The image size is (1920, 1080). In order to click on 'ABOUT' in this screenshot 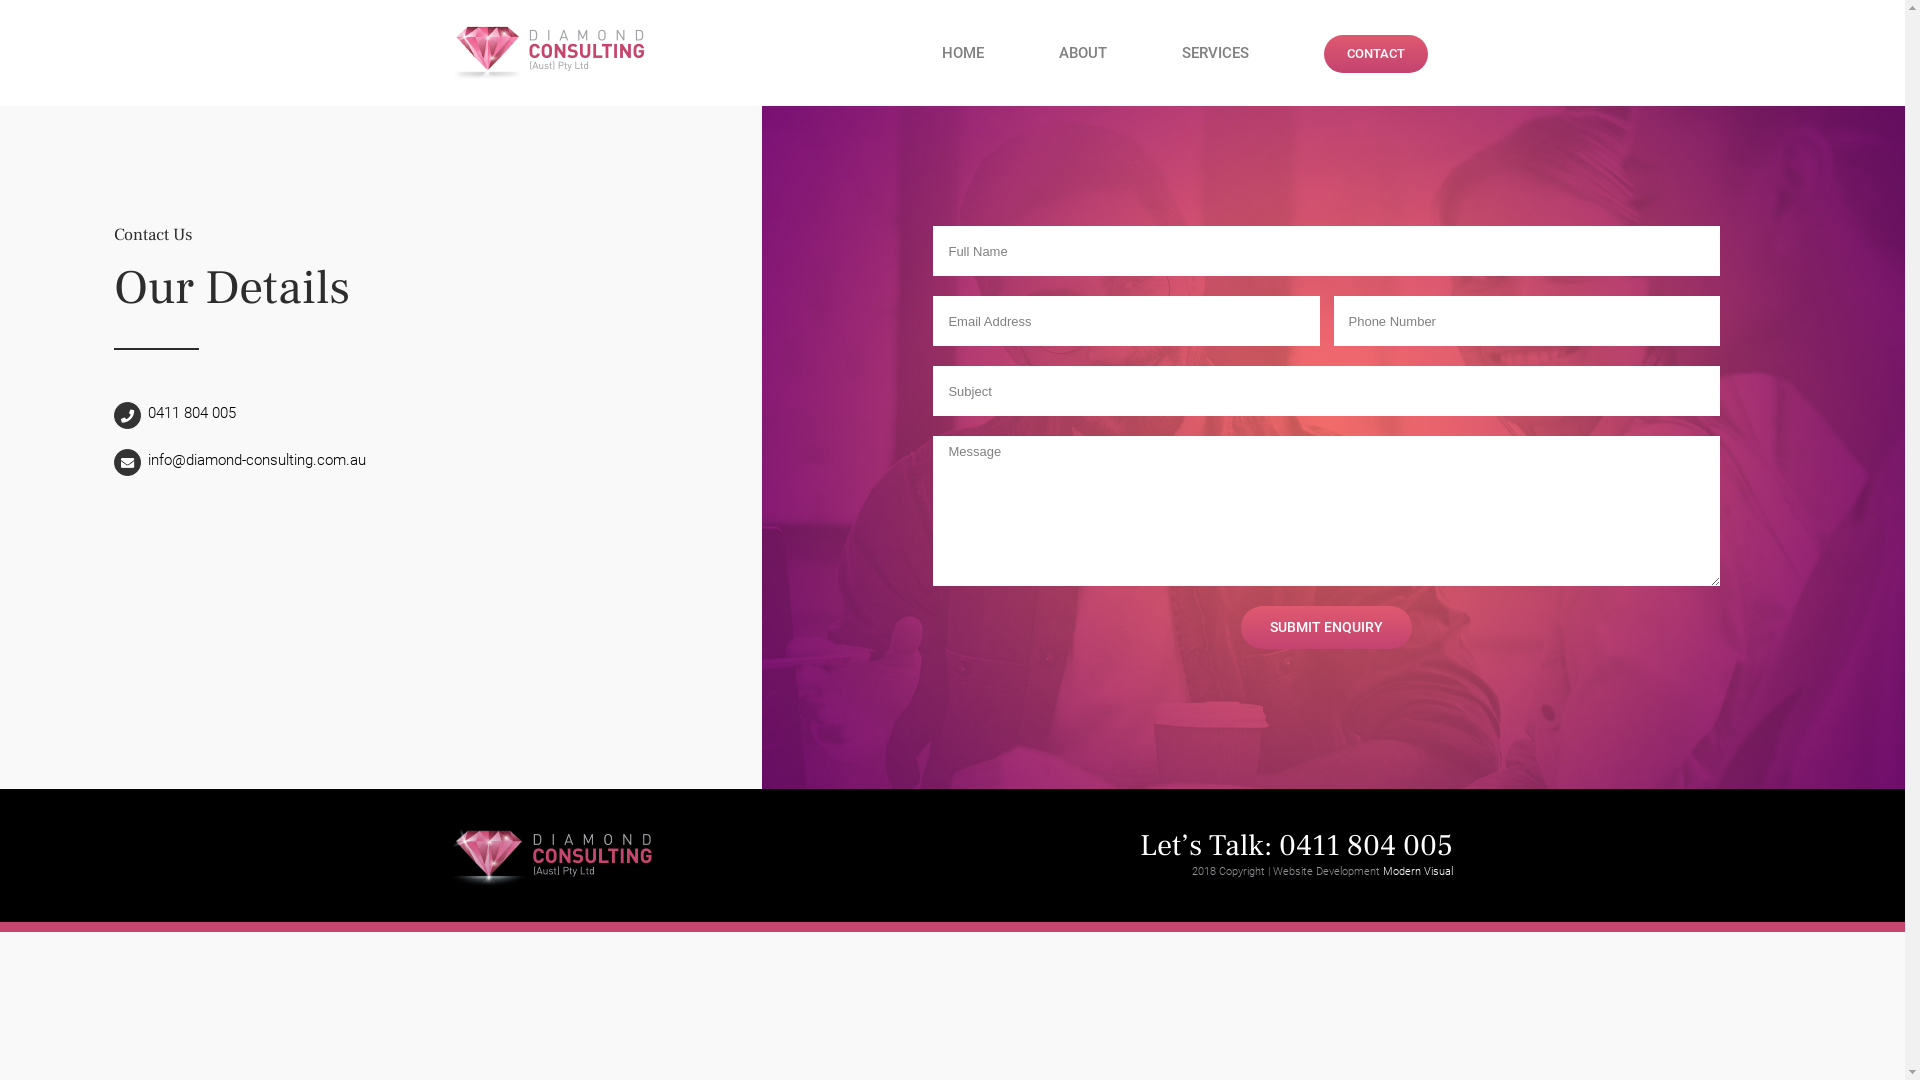, I will do `click(1033, 52)`.